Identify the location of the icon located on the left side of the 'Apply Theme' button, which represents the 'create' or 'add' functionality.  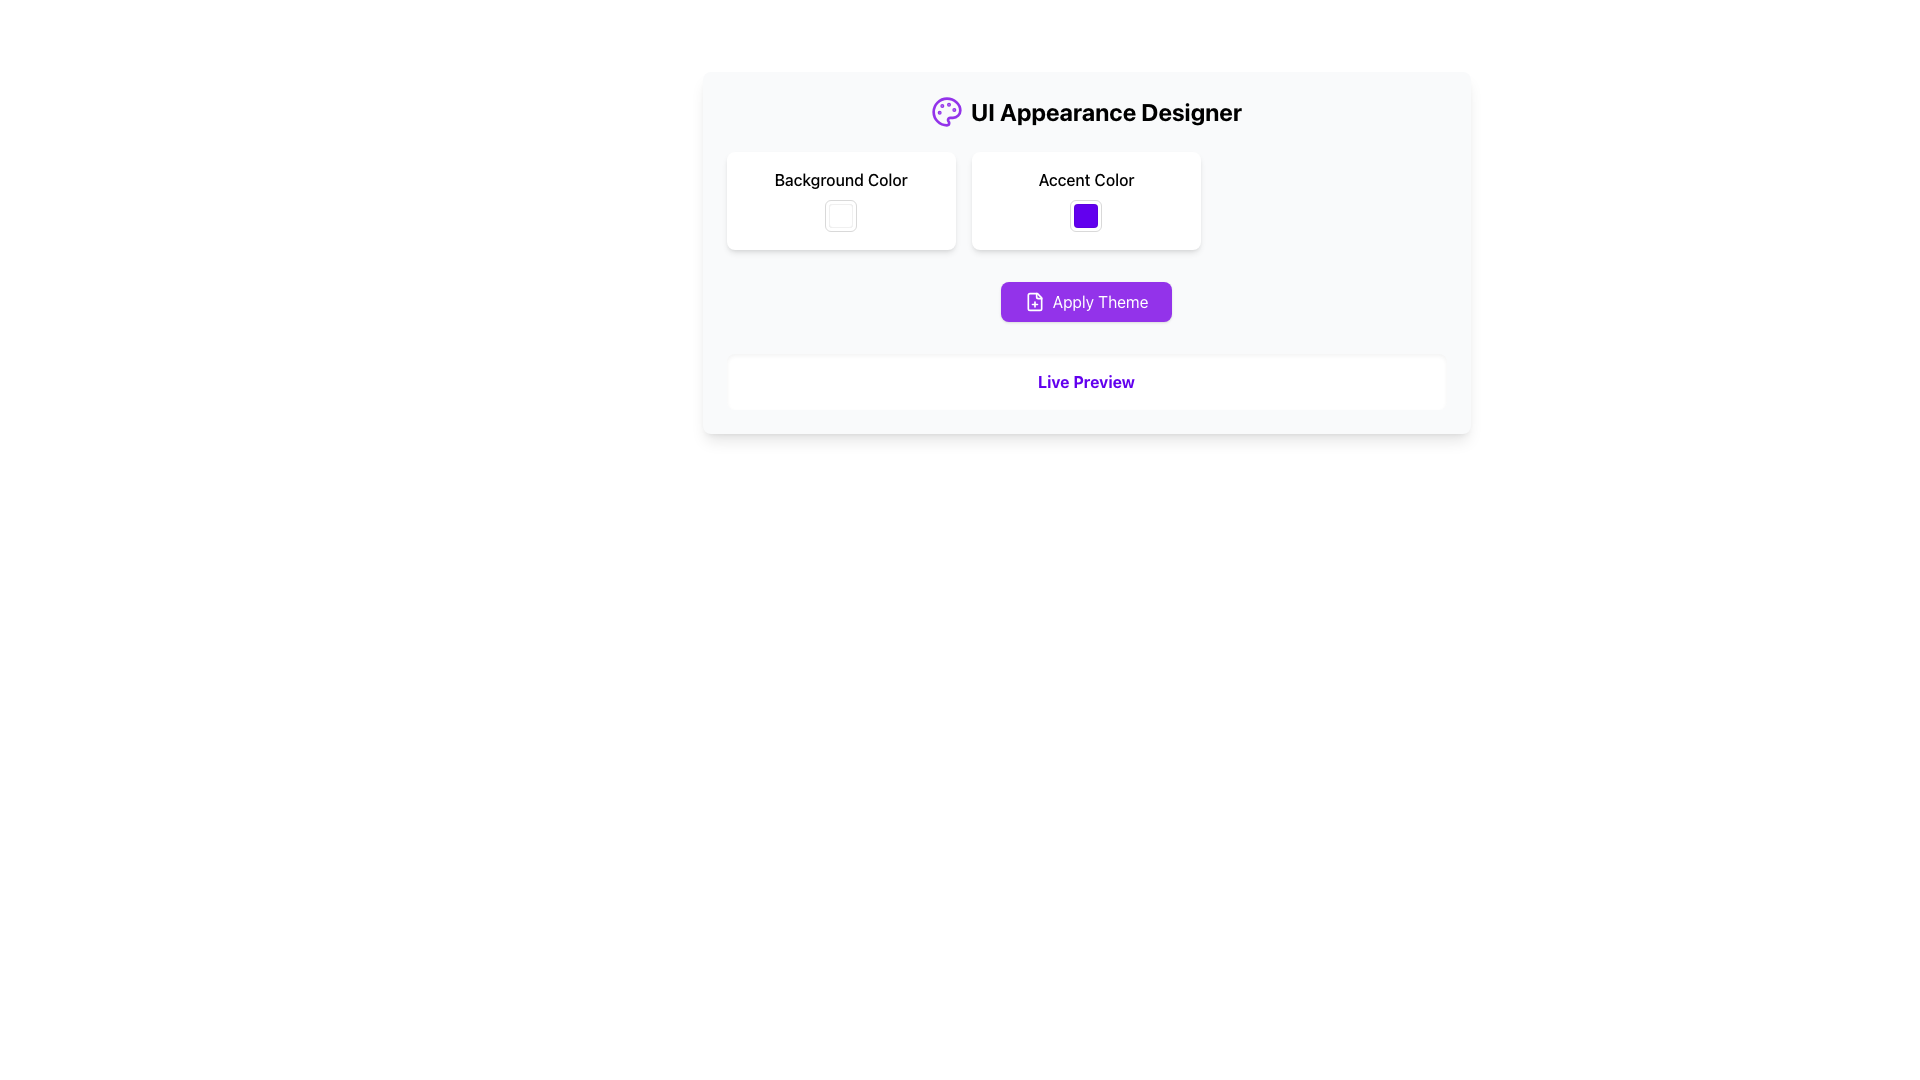
(1034, 301).